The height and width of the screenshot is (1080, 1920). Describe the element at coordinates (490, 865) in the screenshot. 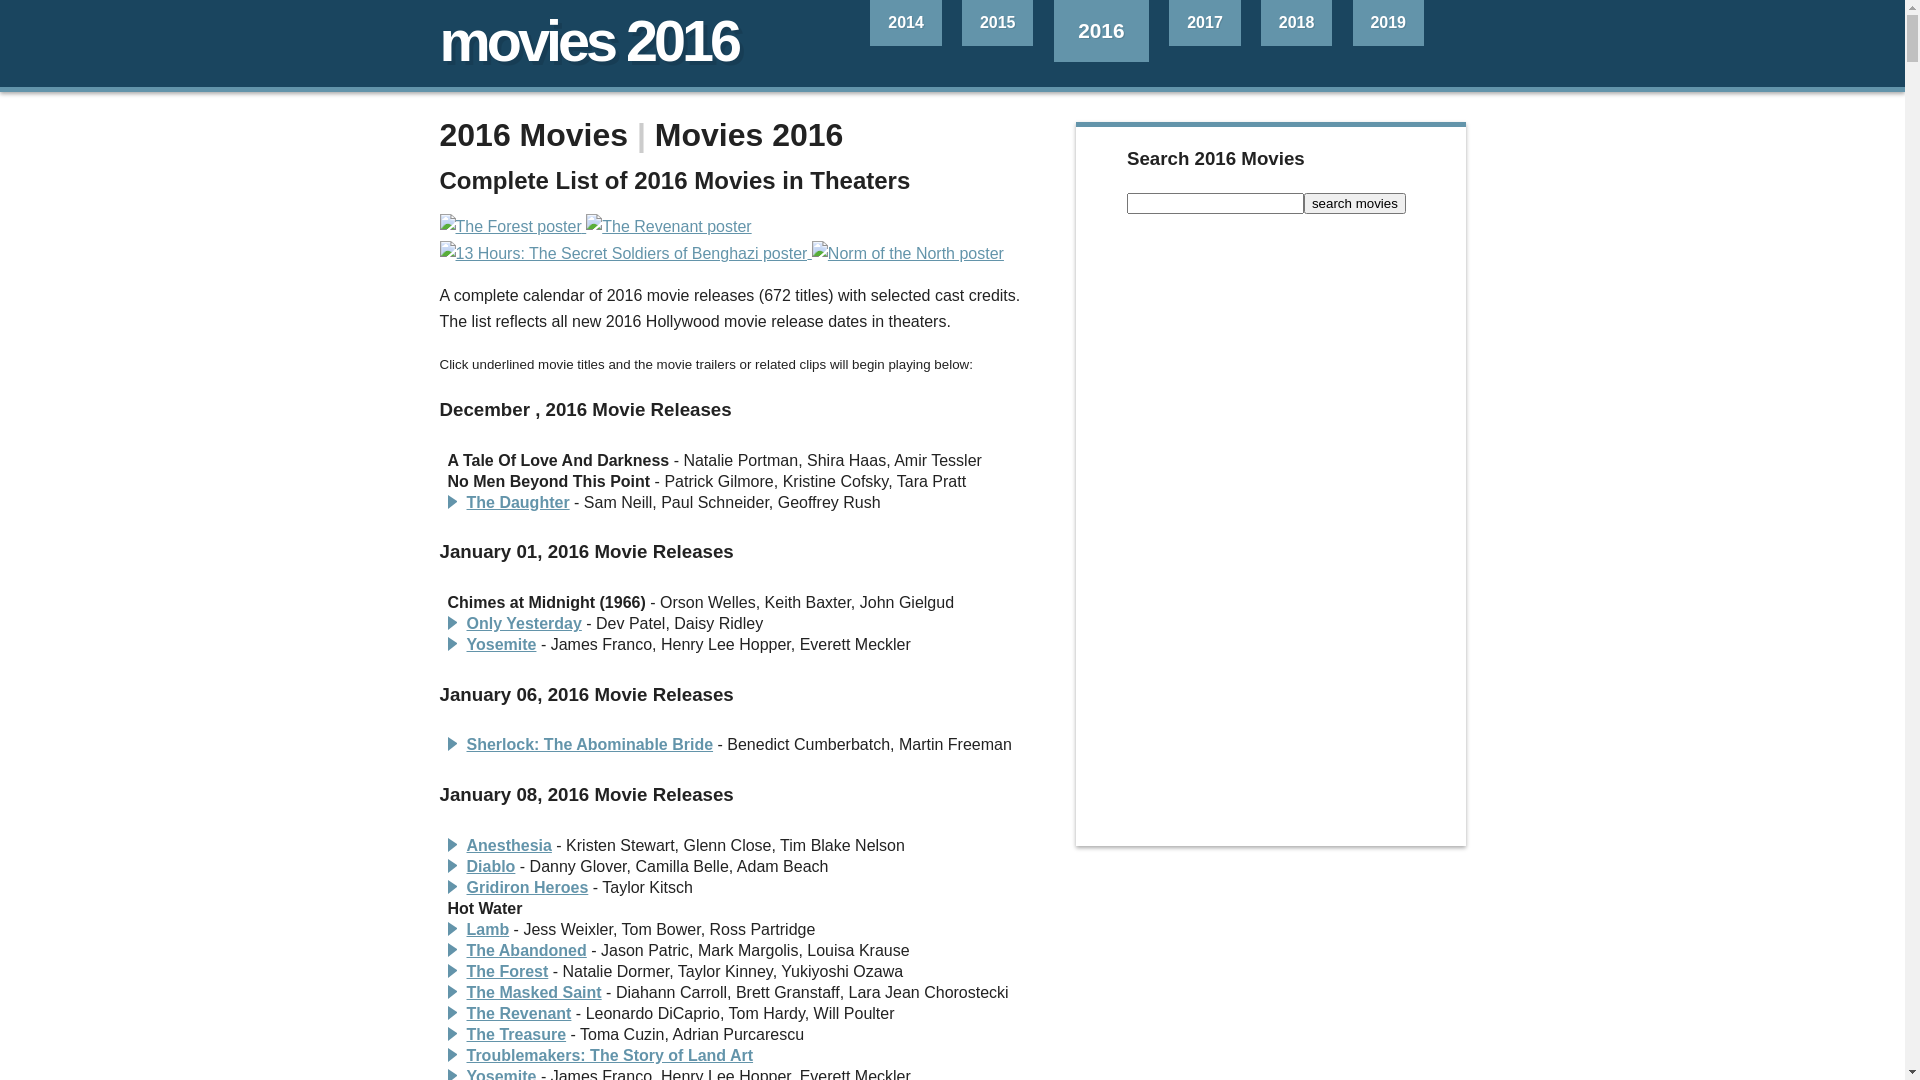

I see `'Diablo'` at that location.